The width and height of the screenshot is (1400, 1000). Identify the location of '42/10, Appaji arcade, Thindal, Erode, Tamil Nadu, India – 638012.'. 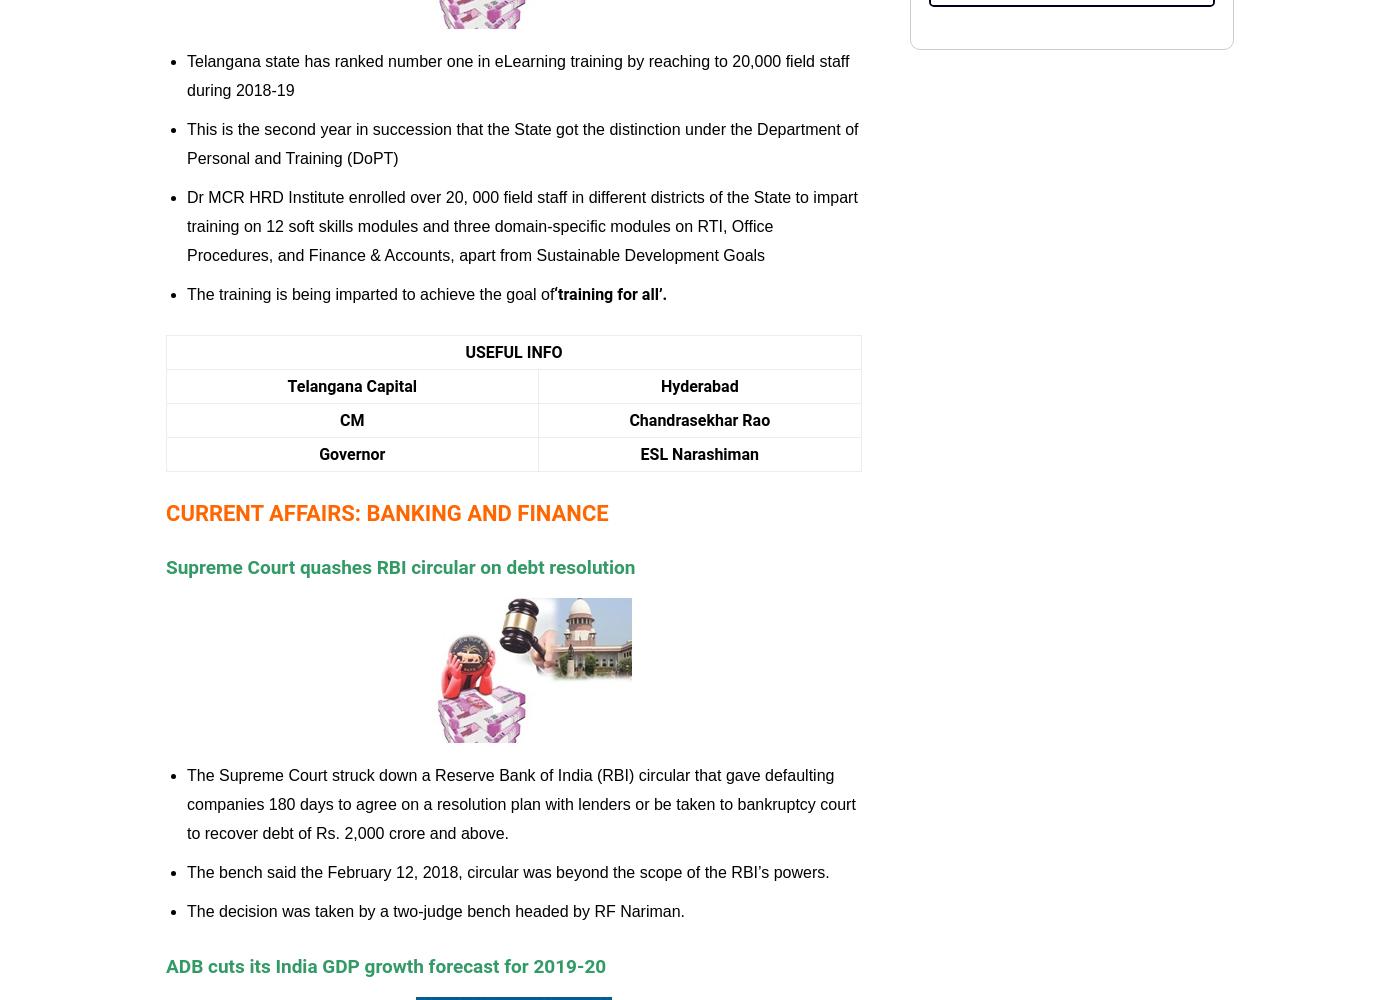
(1112, 62).